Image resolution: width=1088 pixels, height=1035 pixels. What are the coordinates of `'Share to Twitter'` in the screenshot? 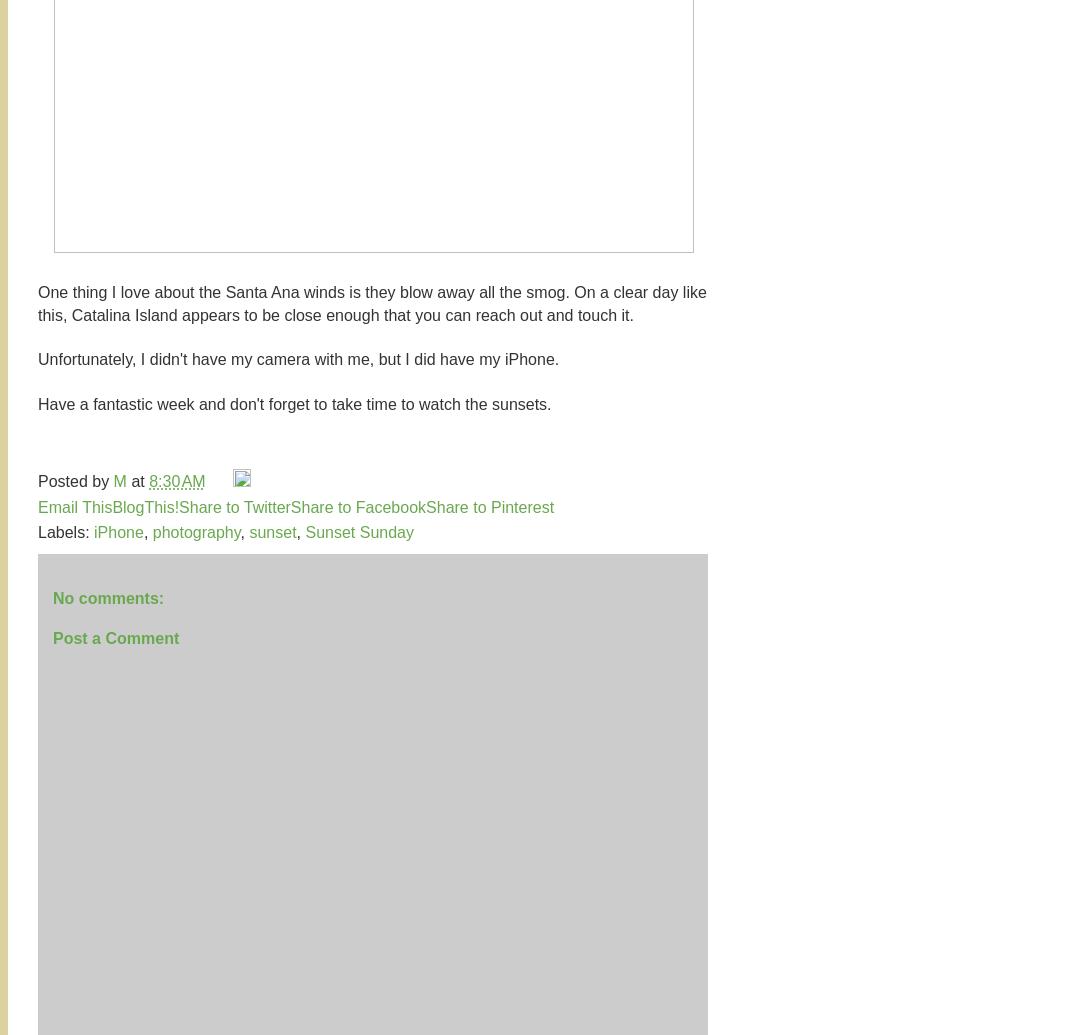 It's located at (177, 506).